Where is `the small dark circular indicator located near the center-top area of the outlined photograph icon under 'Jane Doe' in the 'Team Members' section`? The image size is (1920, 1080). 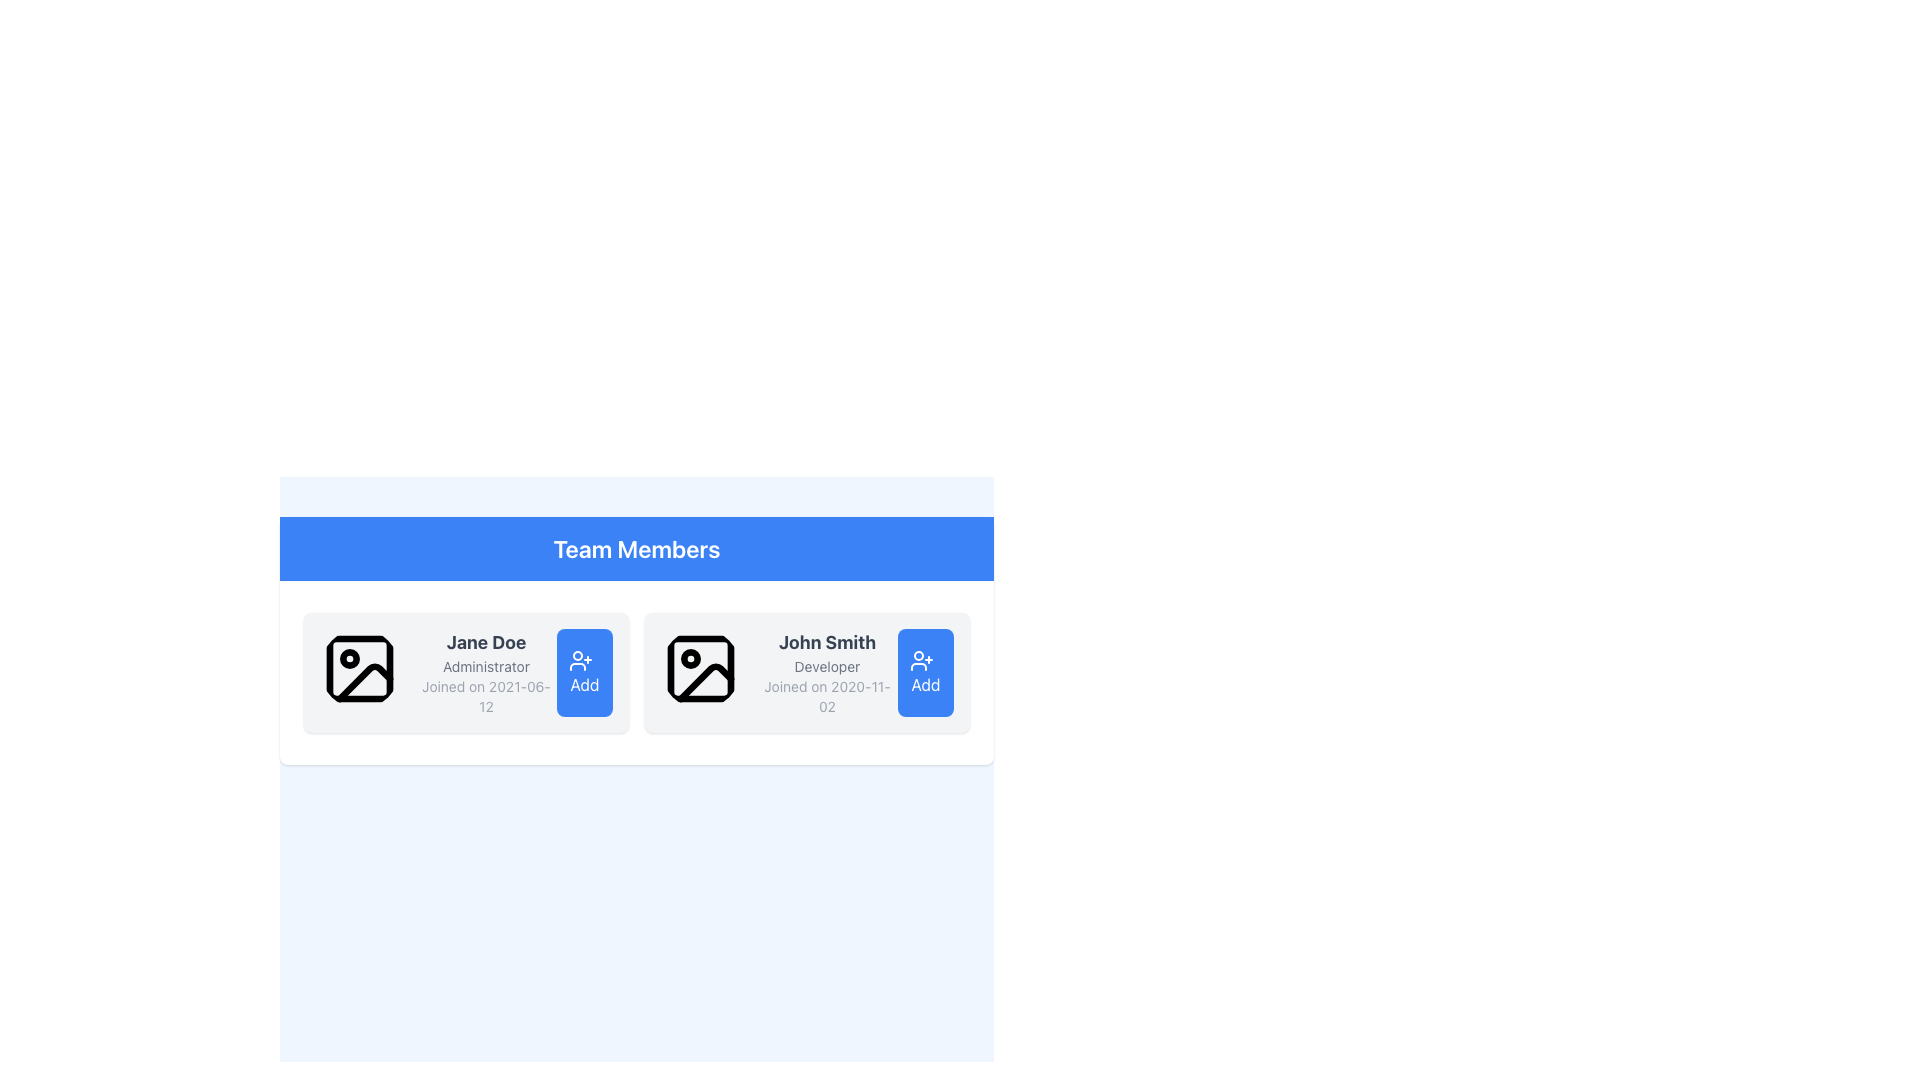
the small dark circular indicator located near the center-top area of the outlined photograph icon under 'Jane Doe' in the 'Team Members' section is located at coordinates (350, 659).